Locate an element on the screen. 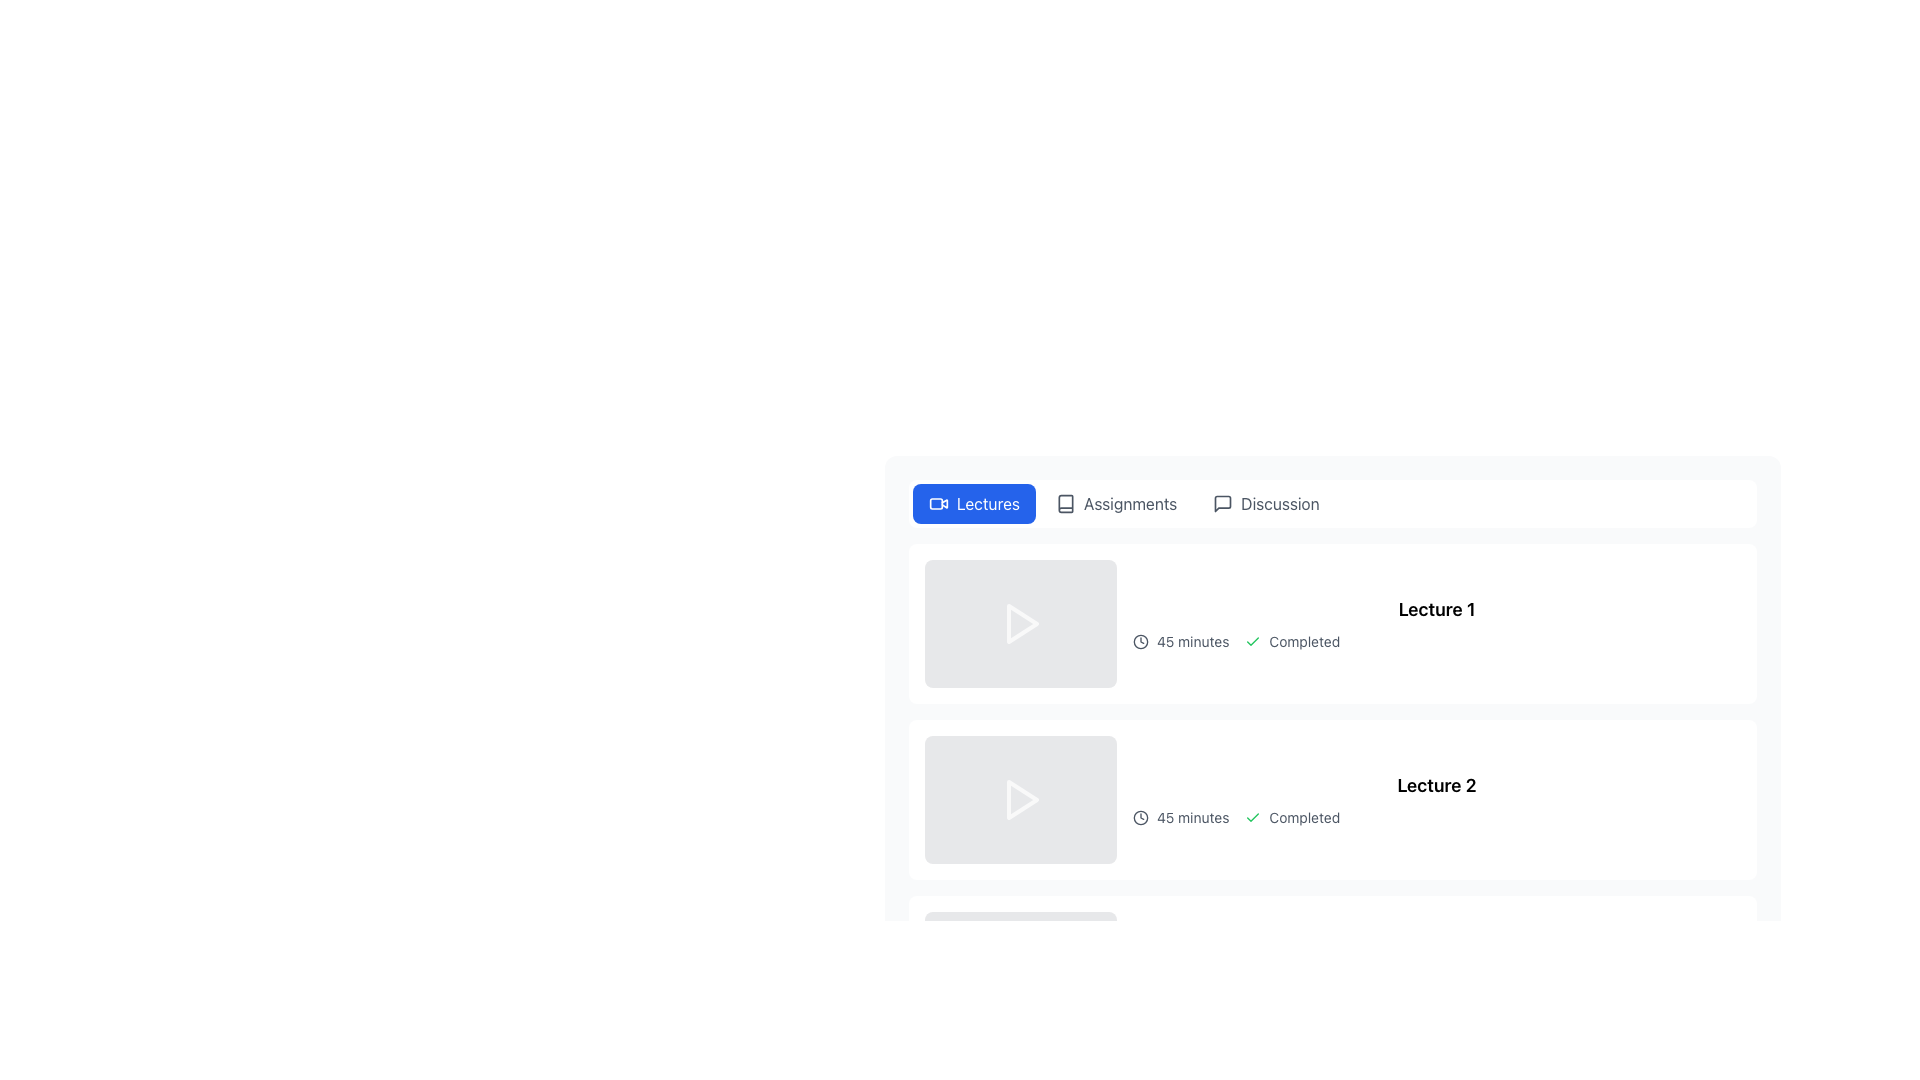 Image resolution: width=1920 pixels, height=1080 pixels. the second lecture item in the list, which represents a lecture that can be interacted with is located at coordinates (1333, 798).